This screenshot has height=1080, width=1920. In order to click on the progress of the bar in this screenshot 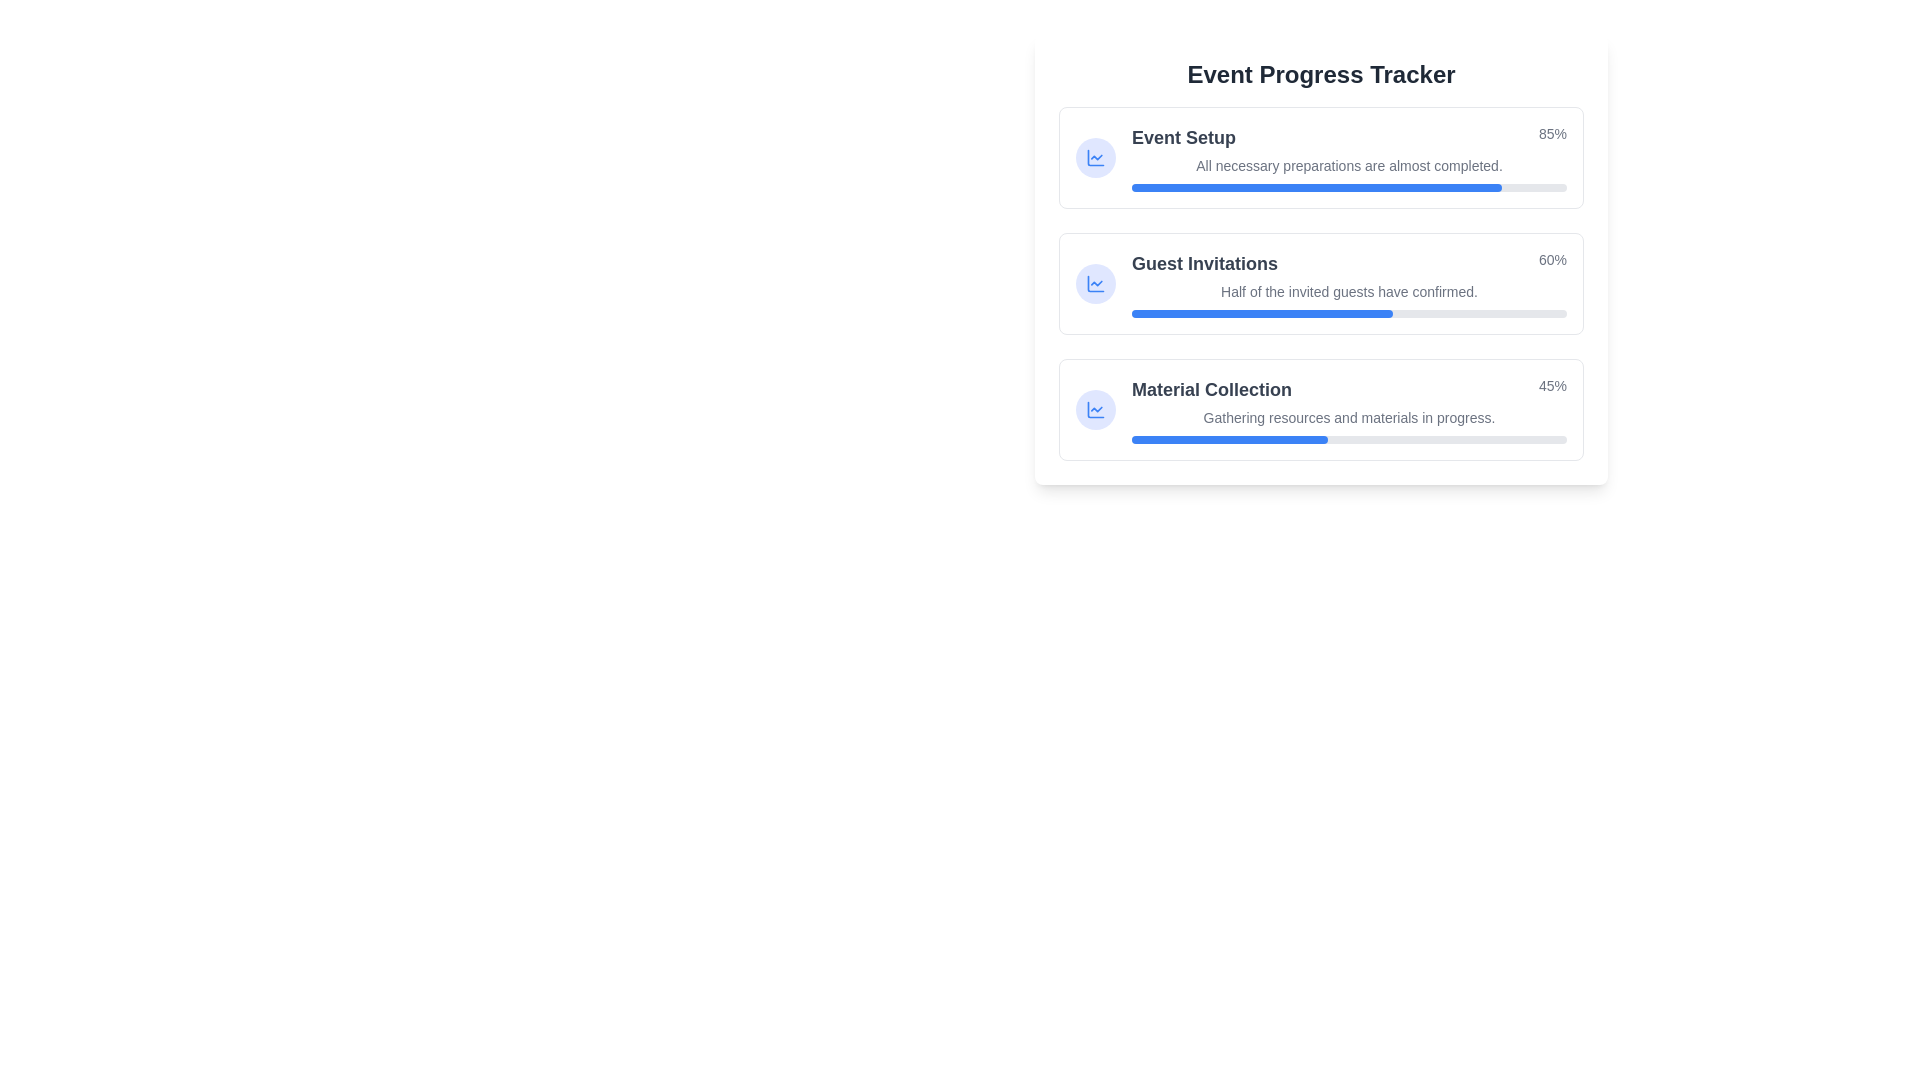, I will do `click(1378, 188)`.